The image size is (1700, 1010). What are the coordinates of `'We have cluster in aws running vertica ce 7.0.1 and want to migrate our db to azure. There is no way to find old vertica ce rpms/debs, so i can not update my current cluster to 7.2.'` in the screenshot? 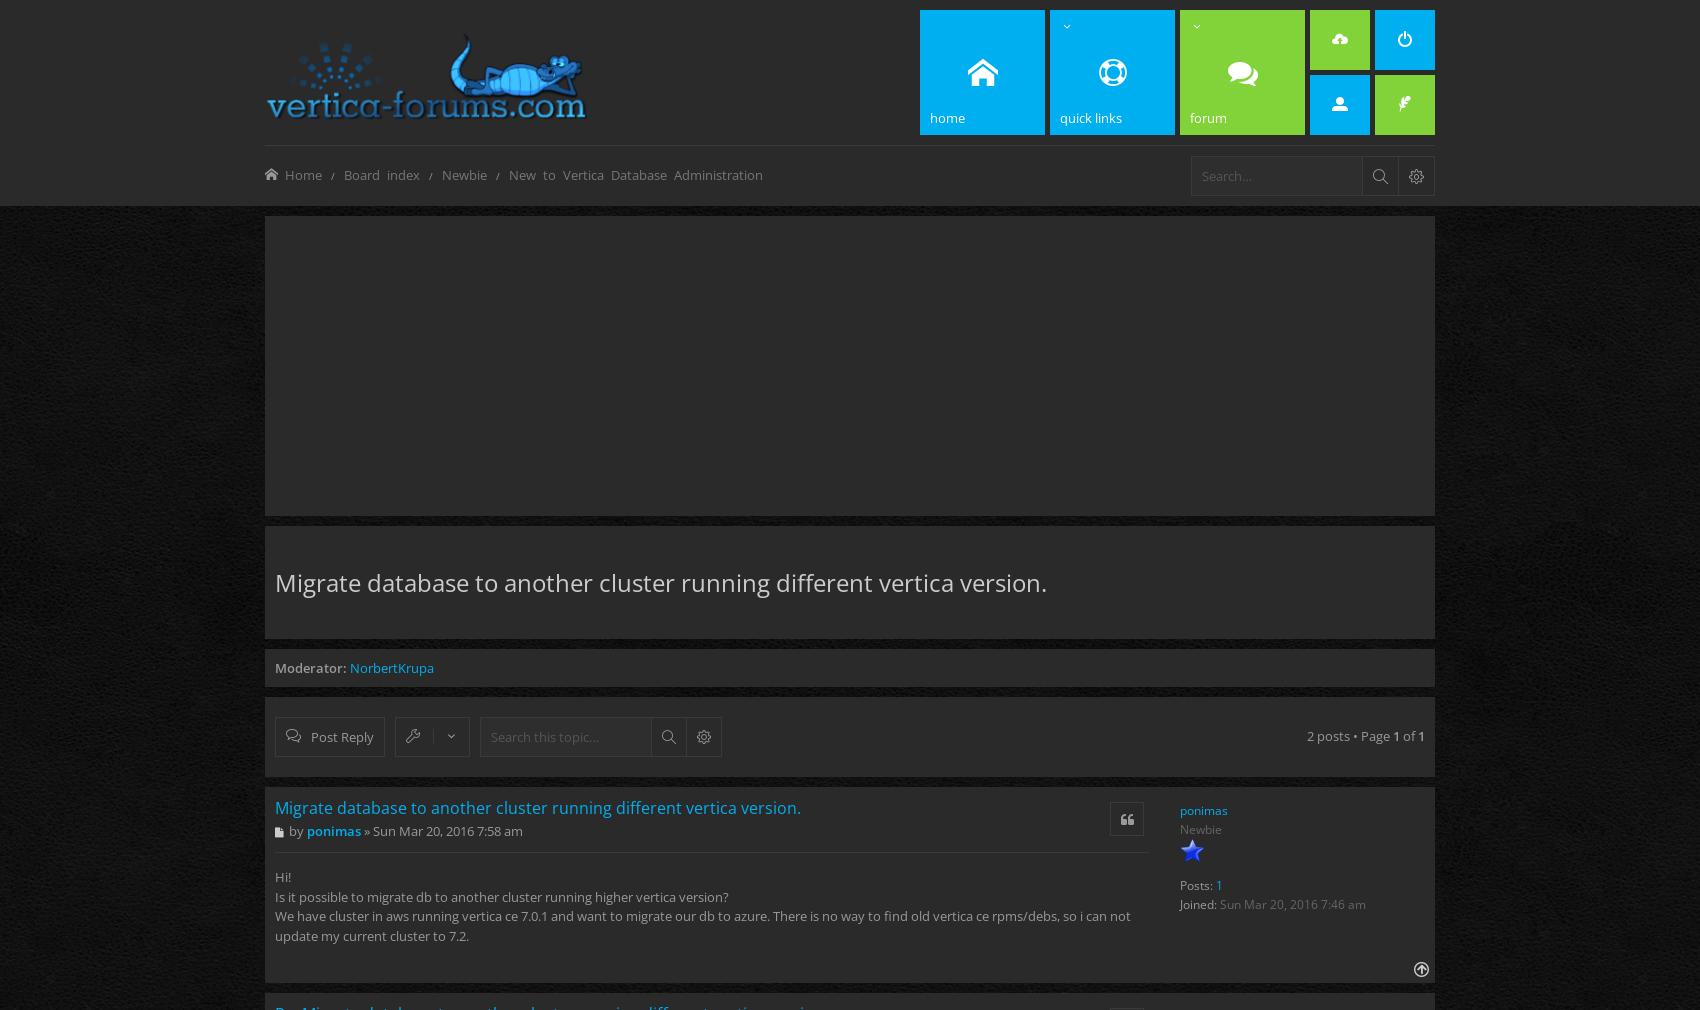 It's located at (702, 925).